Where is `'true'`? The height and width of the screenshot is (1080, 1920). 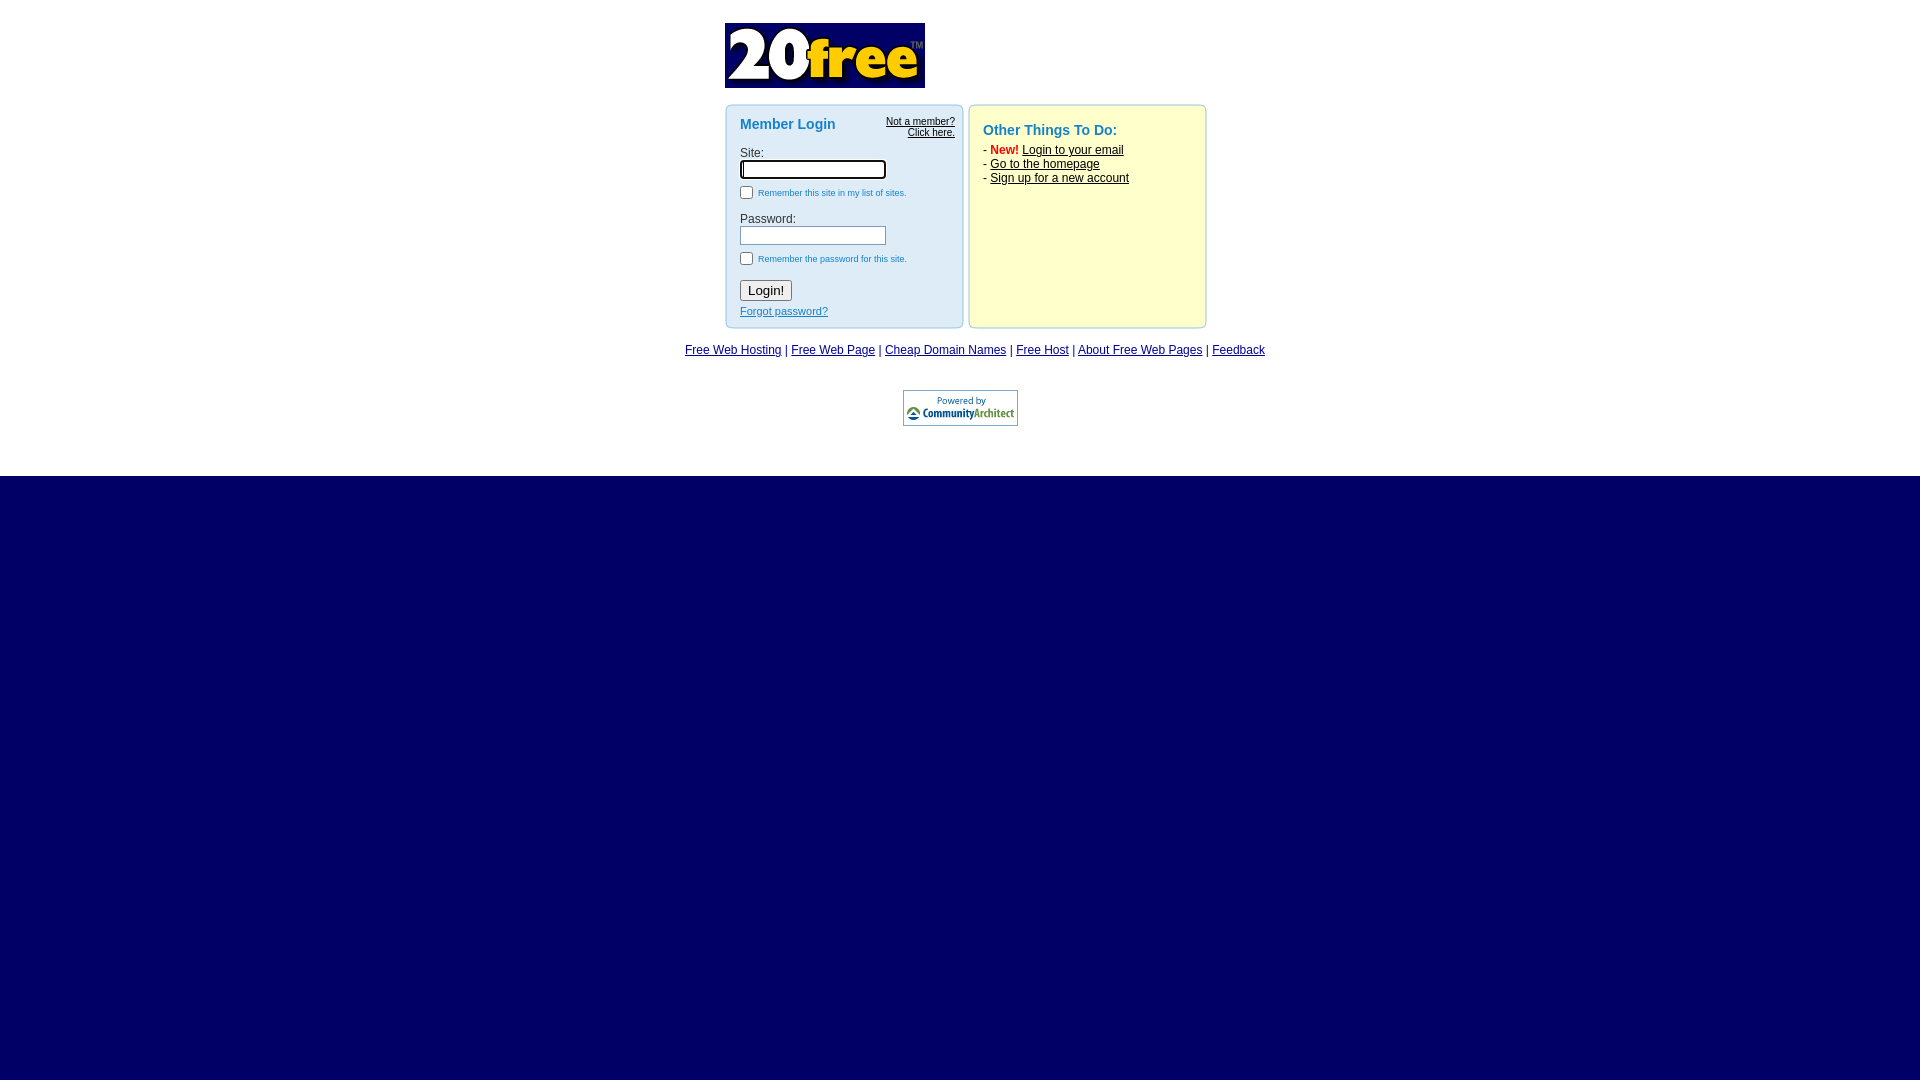 'true' is located at coordinates (738, 192).